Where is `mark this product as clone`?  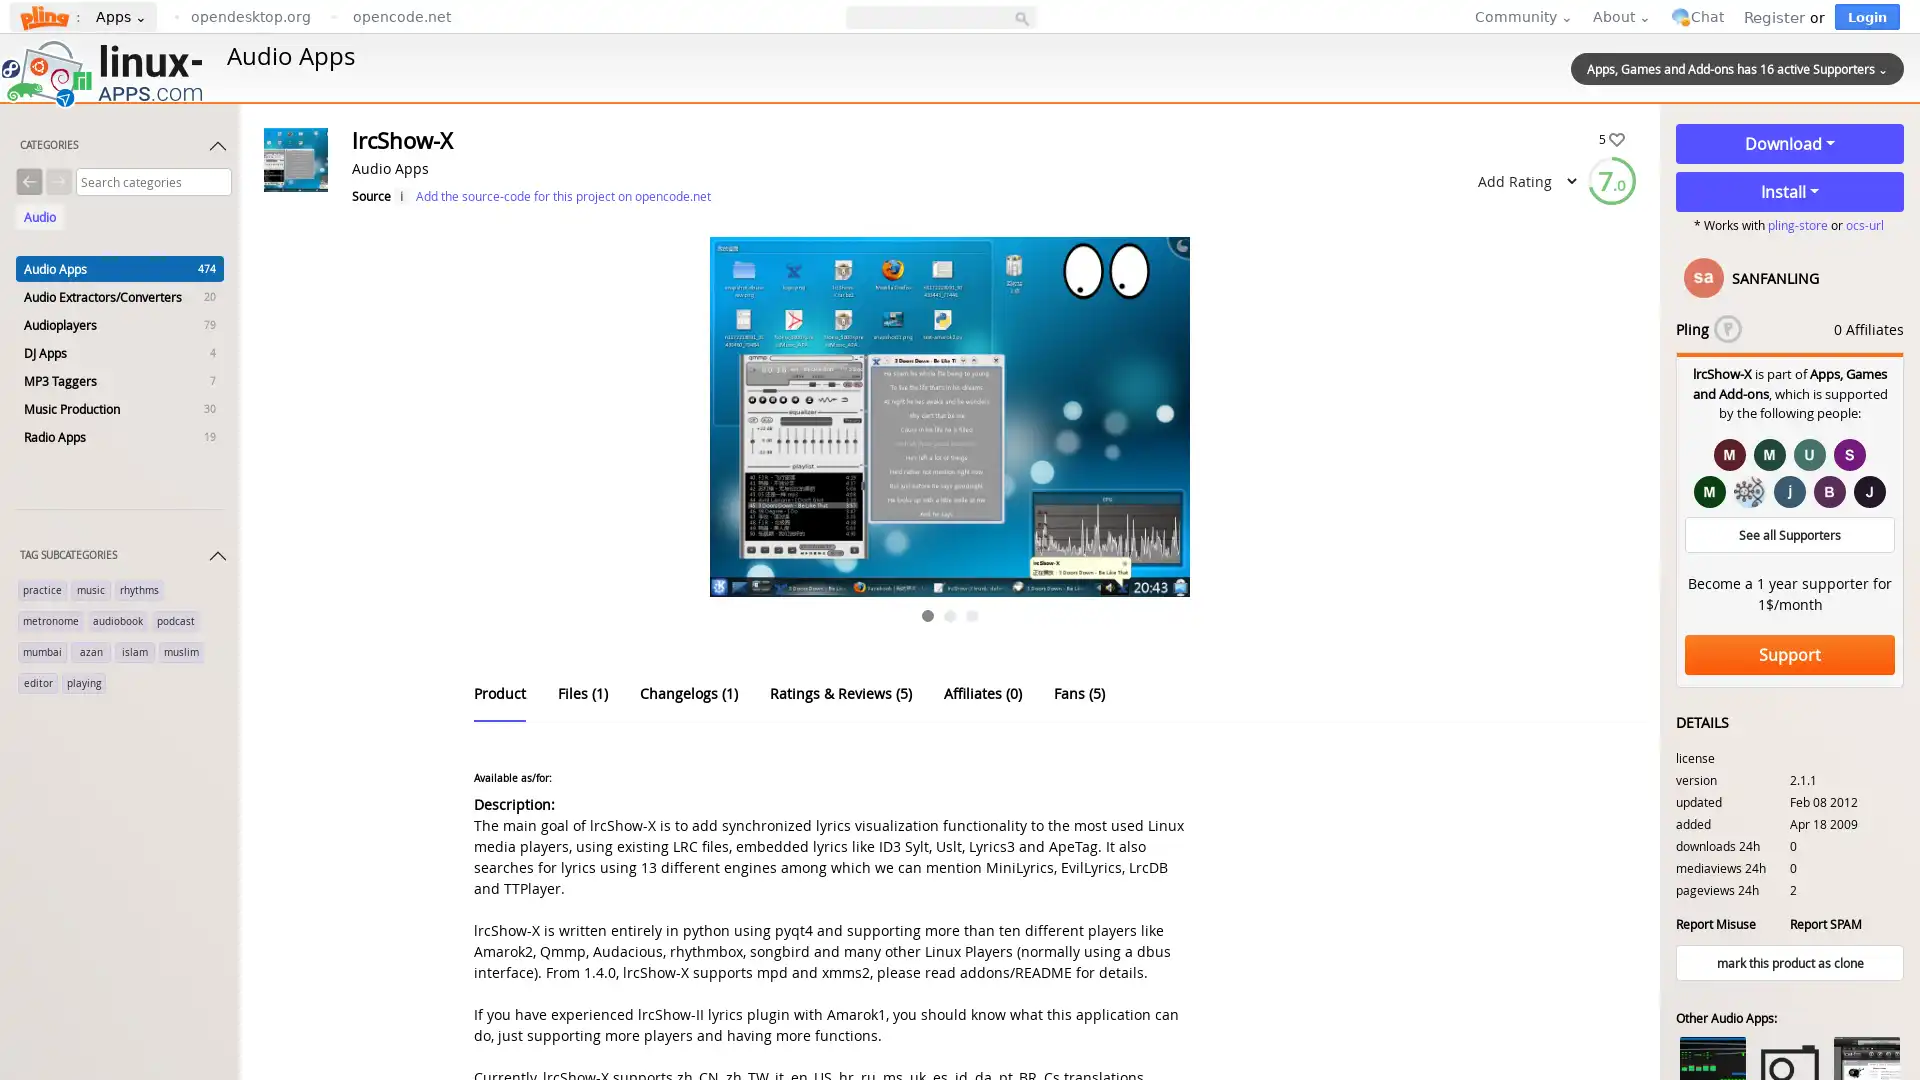 mark this product as clone is located at coordinates (1790, 960).